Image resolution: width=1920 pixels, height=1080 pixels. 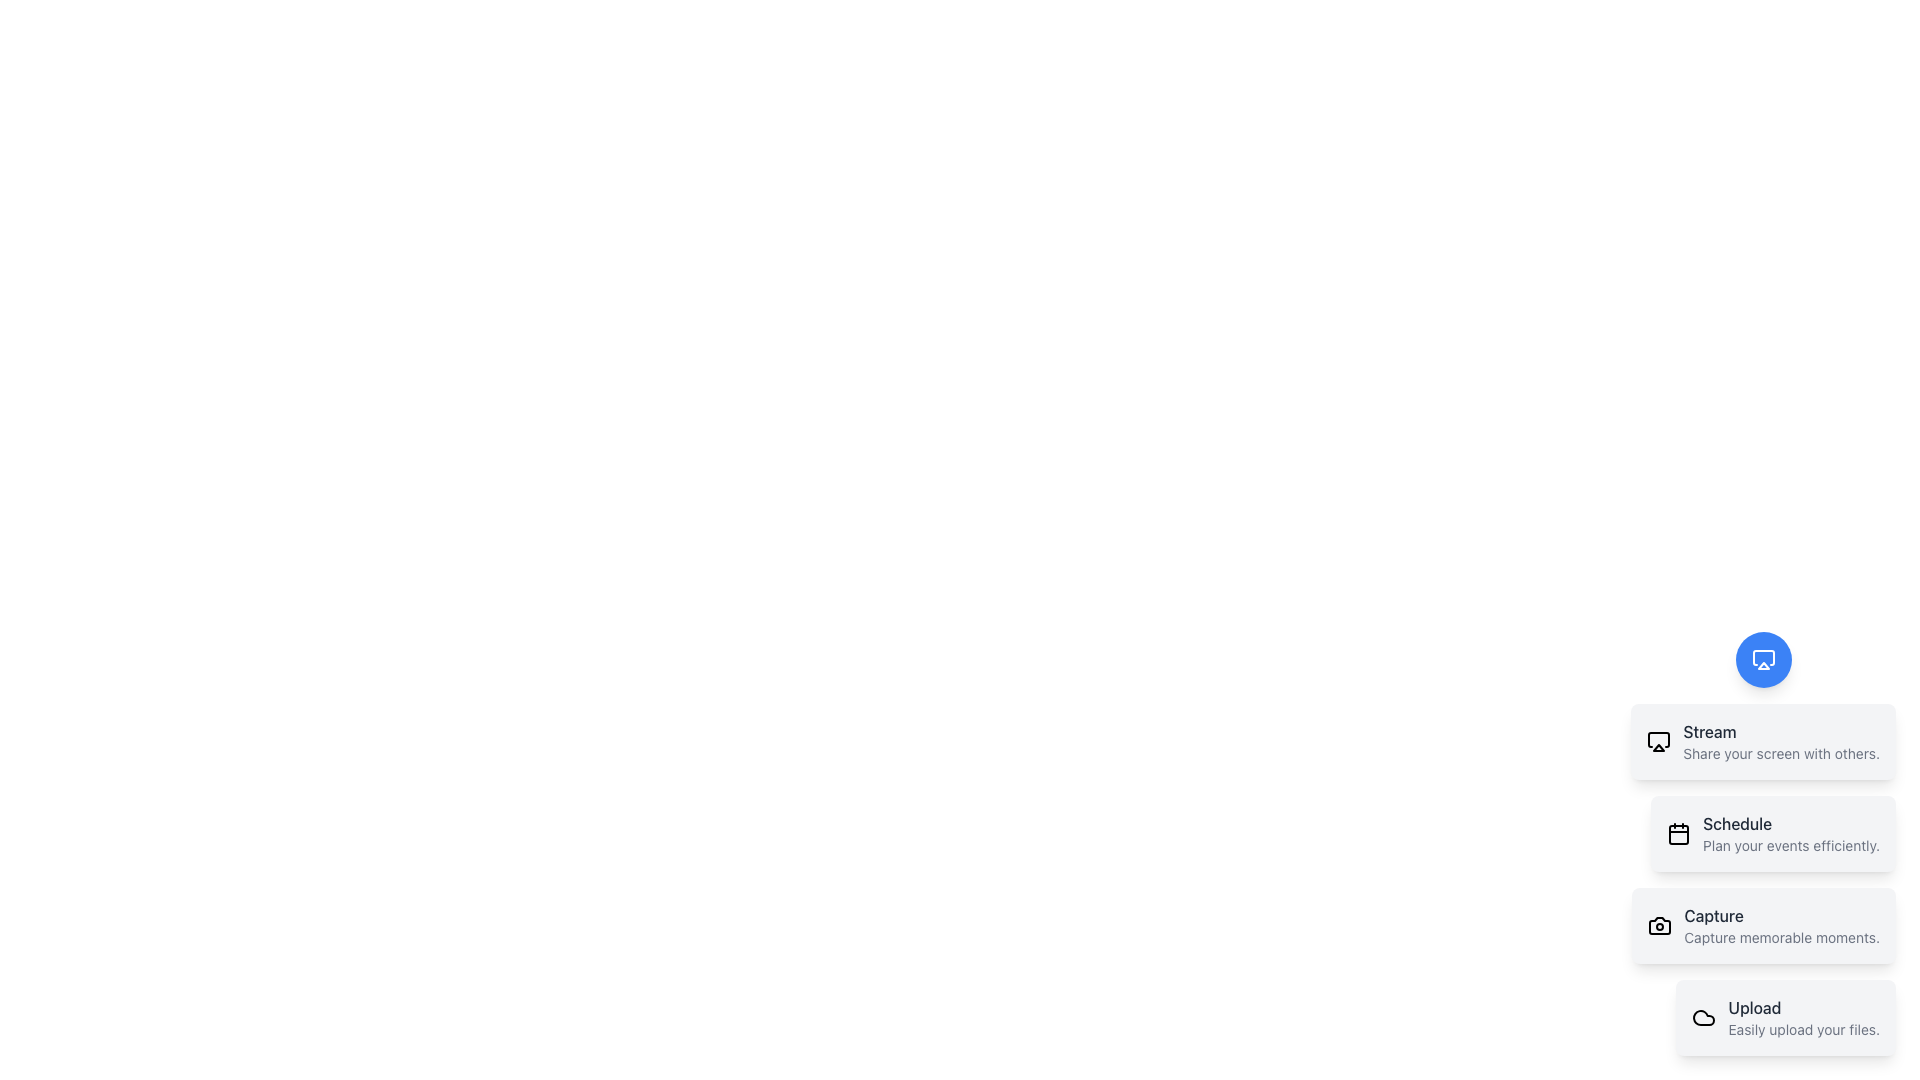 What do you see at coordinates (1782, 937) in the screenshot?
I see `the descriptive text that reads 'Capture memorable moments.' This text is styled in a small-sized gray font and is positioned below a larger, bolded text saying 'Capture.'` at bounding box center [1782, 937].